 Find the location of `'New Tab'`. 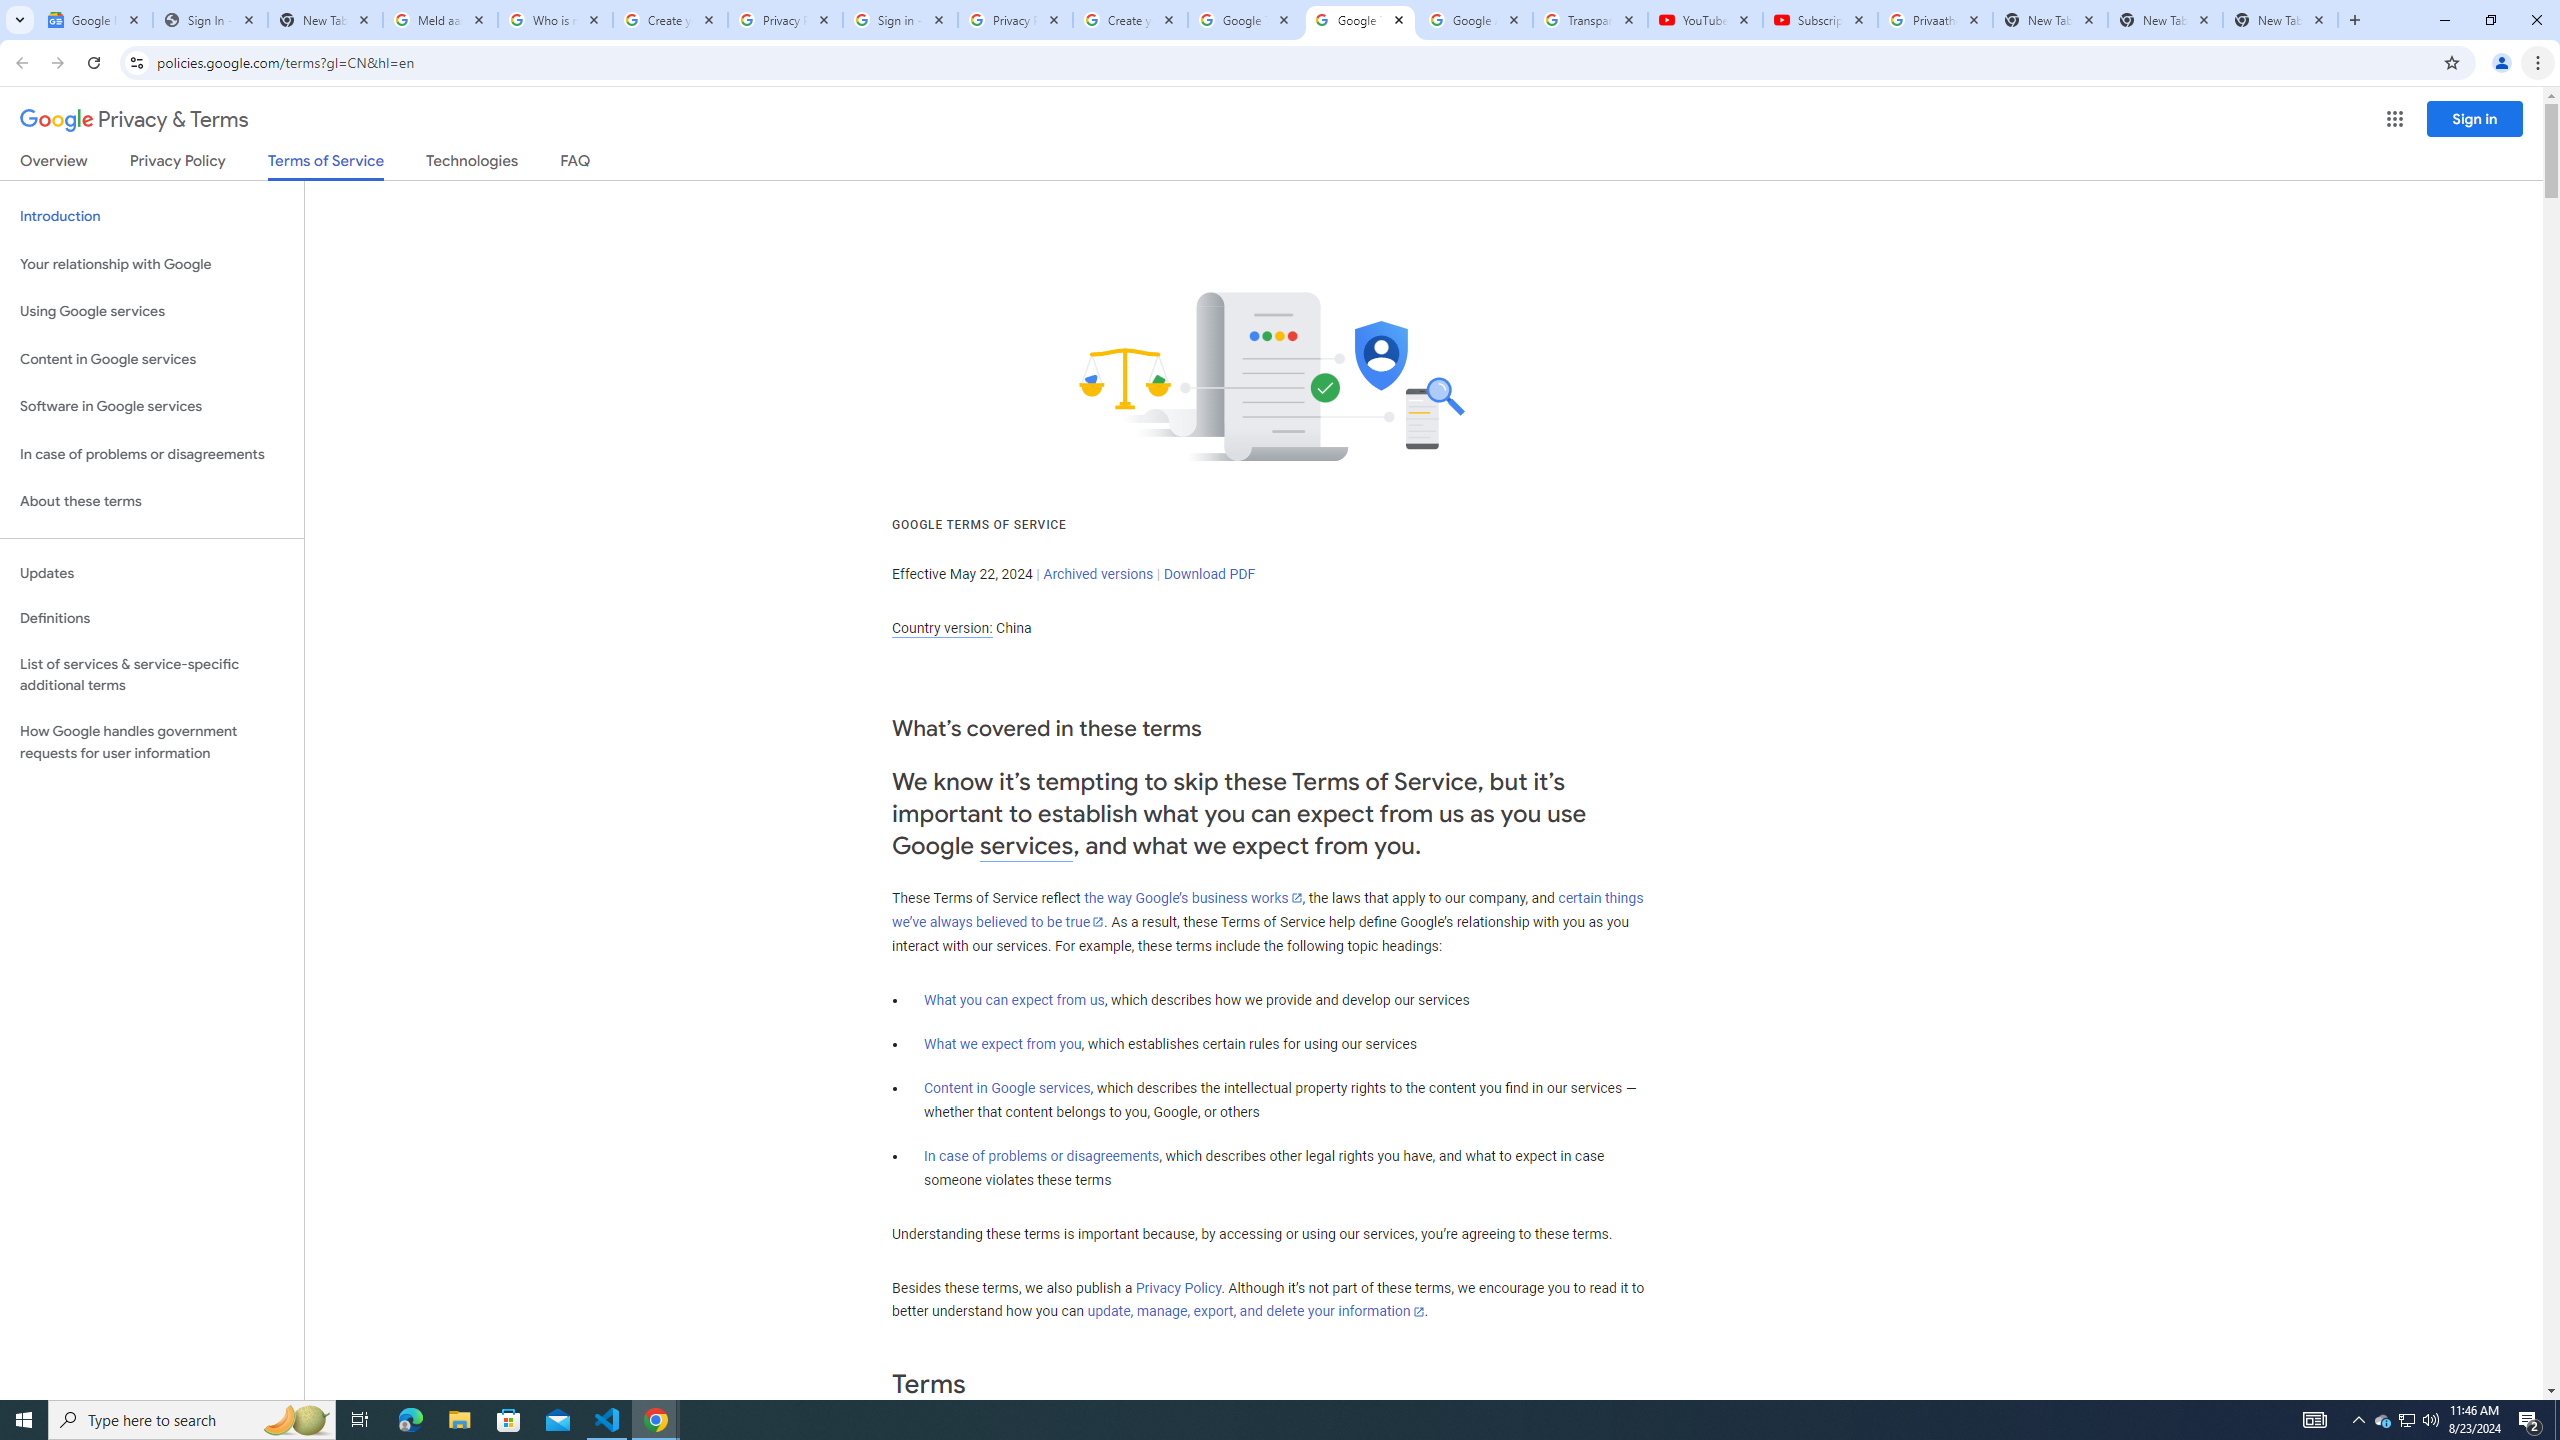

'New Tab' is located at coordinates (2279, 19).